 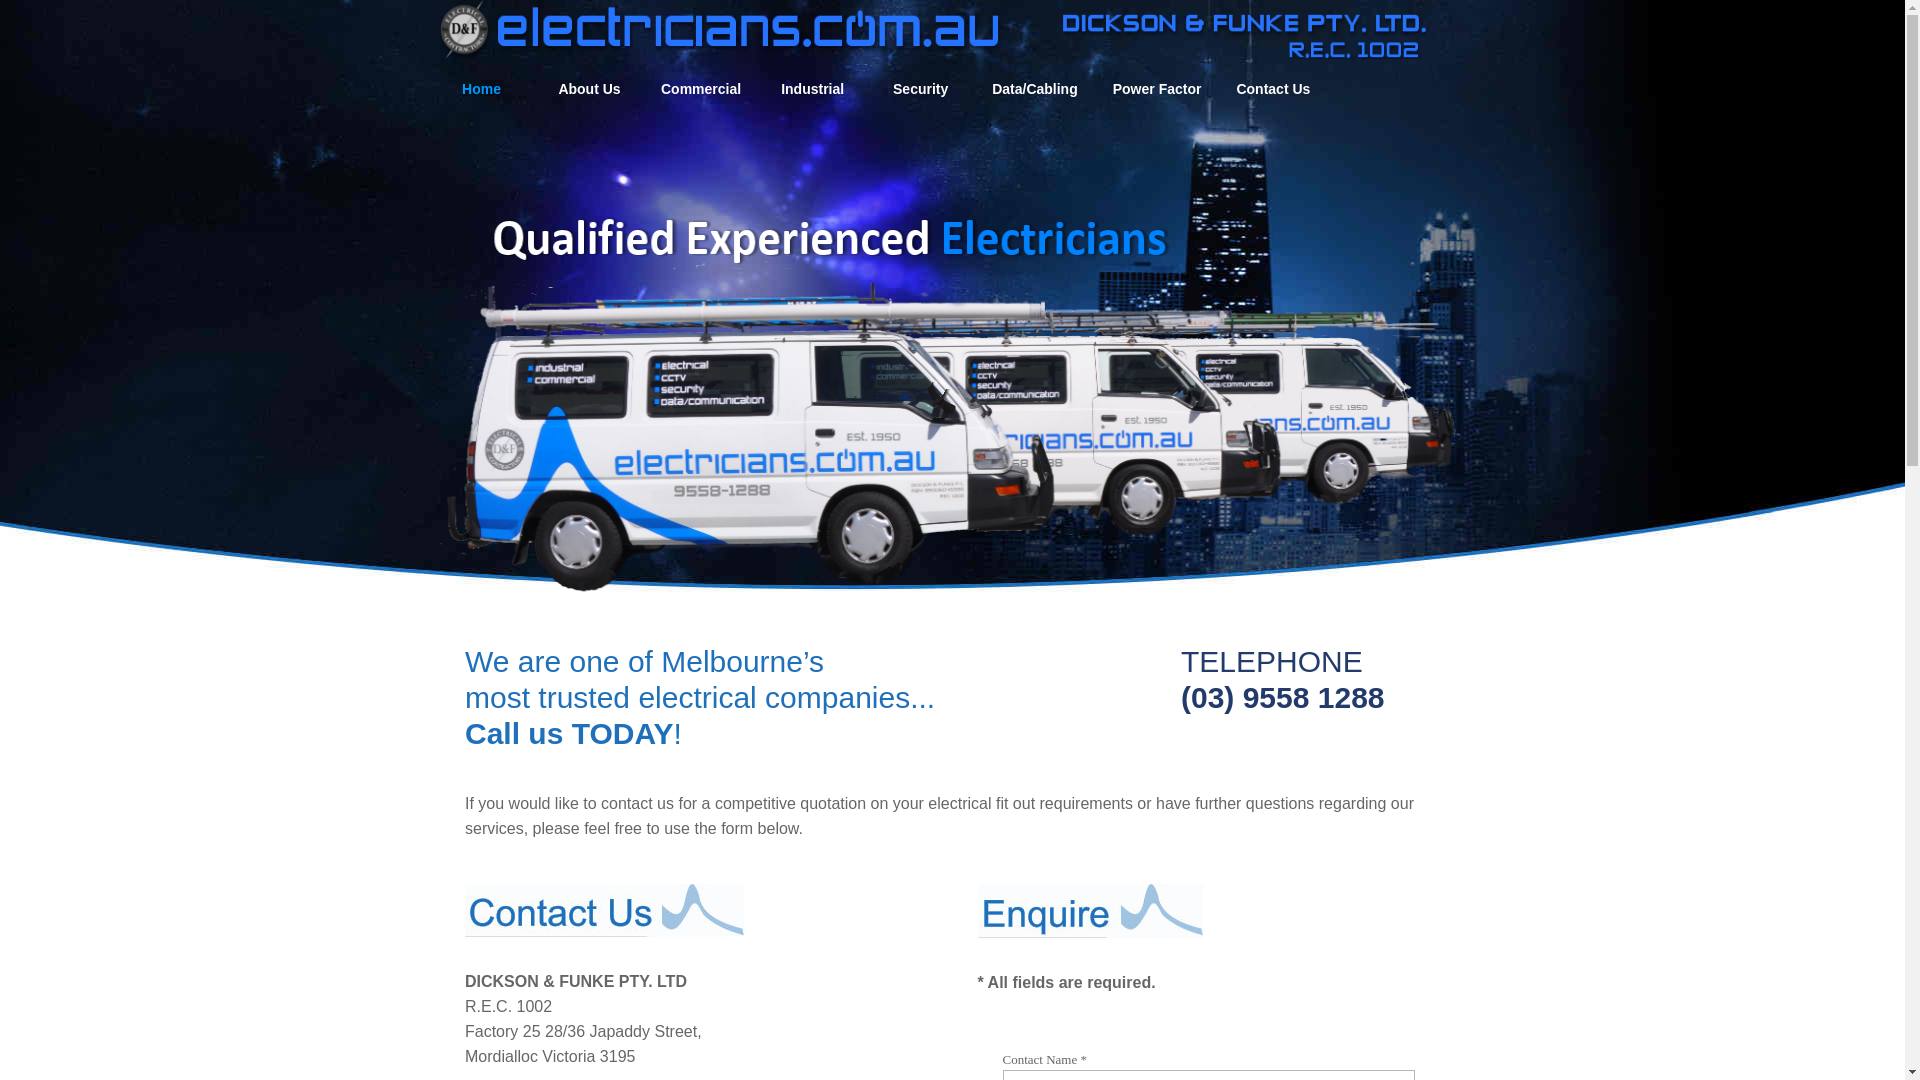 I want to click on 'About Us', so click(x=588, y=88).